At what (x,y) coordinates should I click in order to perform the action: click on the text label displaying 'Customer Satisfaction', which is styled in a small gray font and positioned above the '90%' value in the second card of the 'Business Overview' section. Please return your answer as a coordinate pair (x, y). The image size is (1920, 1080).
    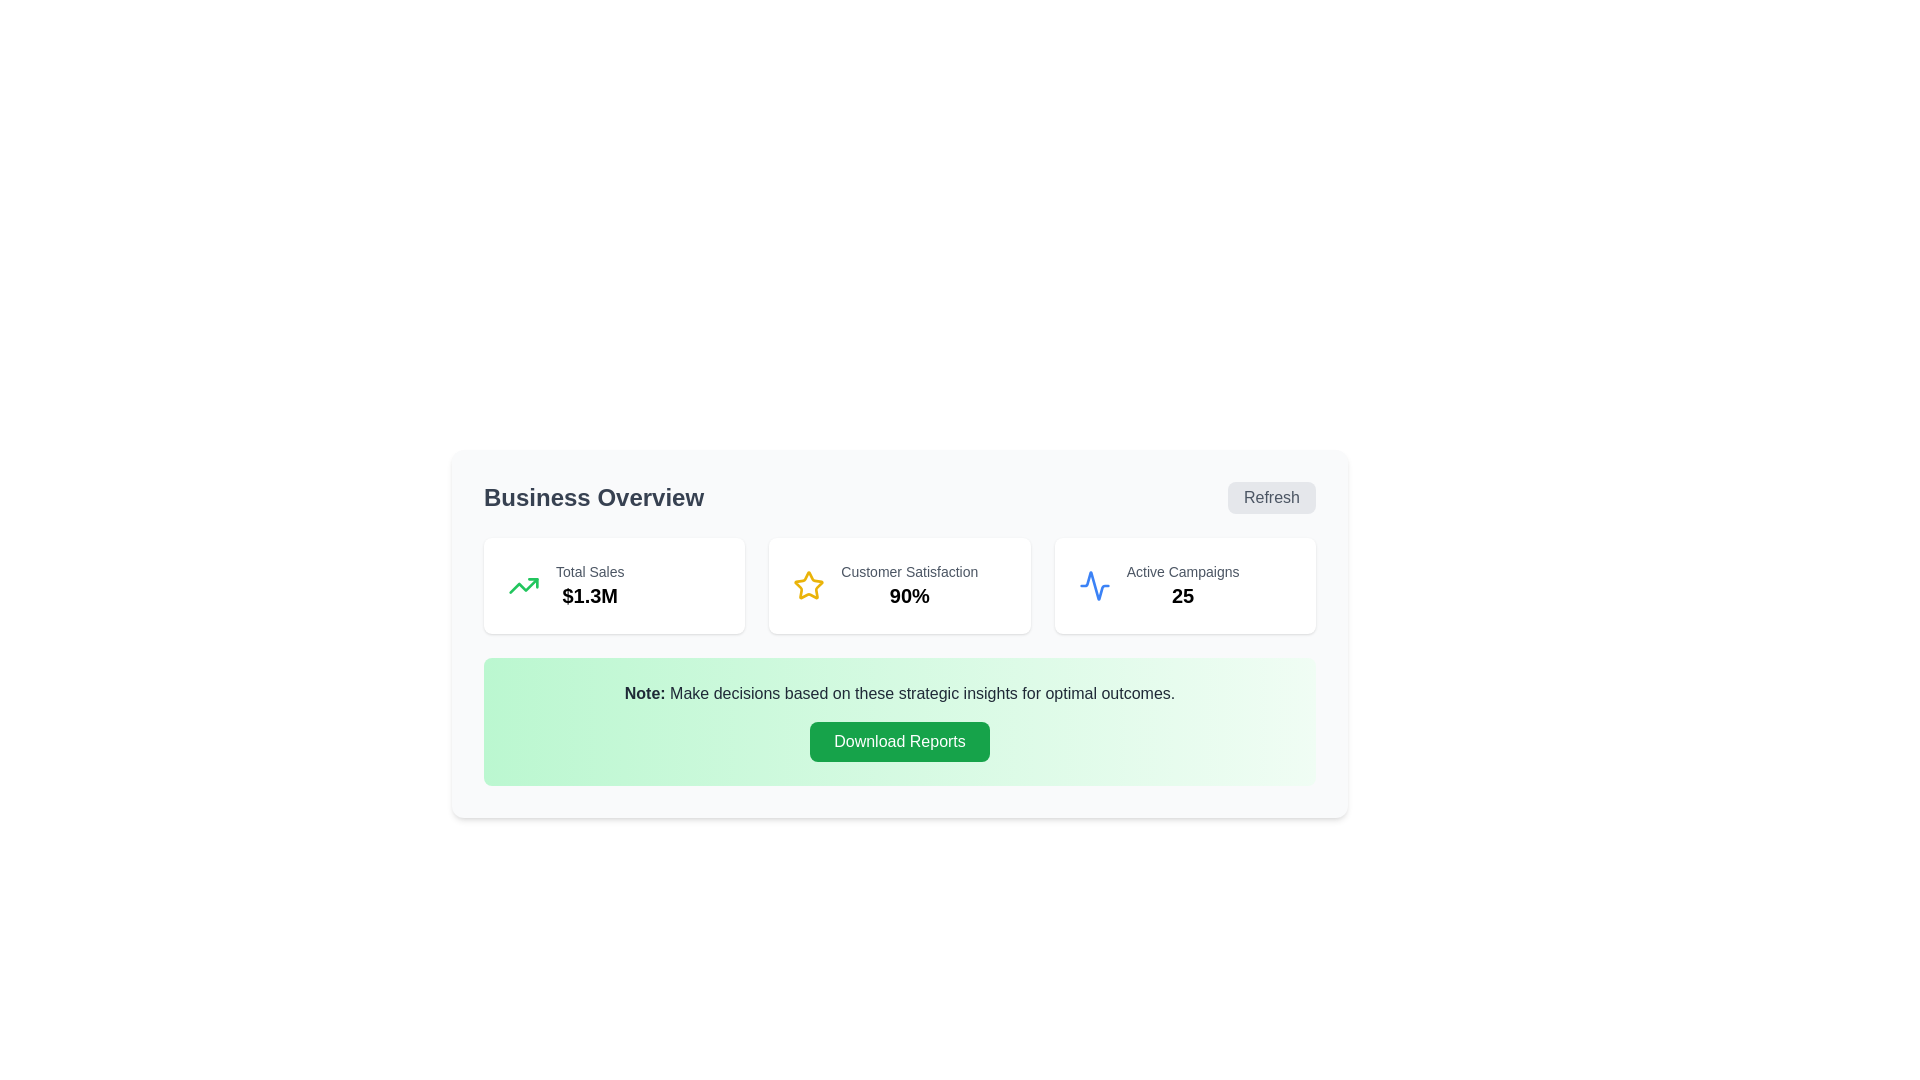
    Looking at the image, I should click on (908, 571).